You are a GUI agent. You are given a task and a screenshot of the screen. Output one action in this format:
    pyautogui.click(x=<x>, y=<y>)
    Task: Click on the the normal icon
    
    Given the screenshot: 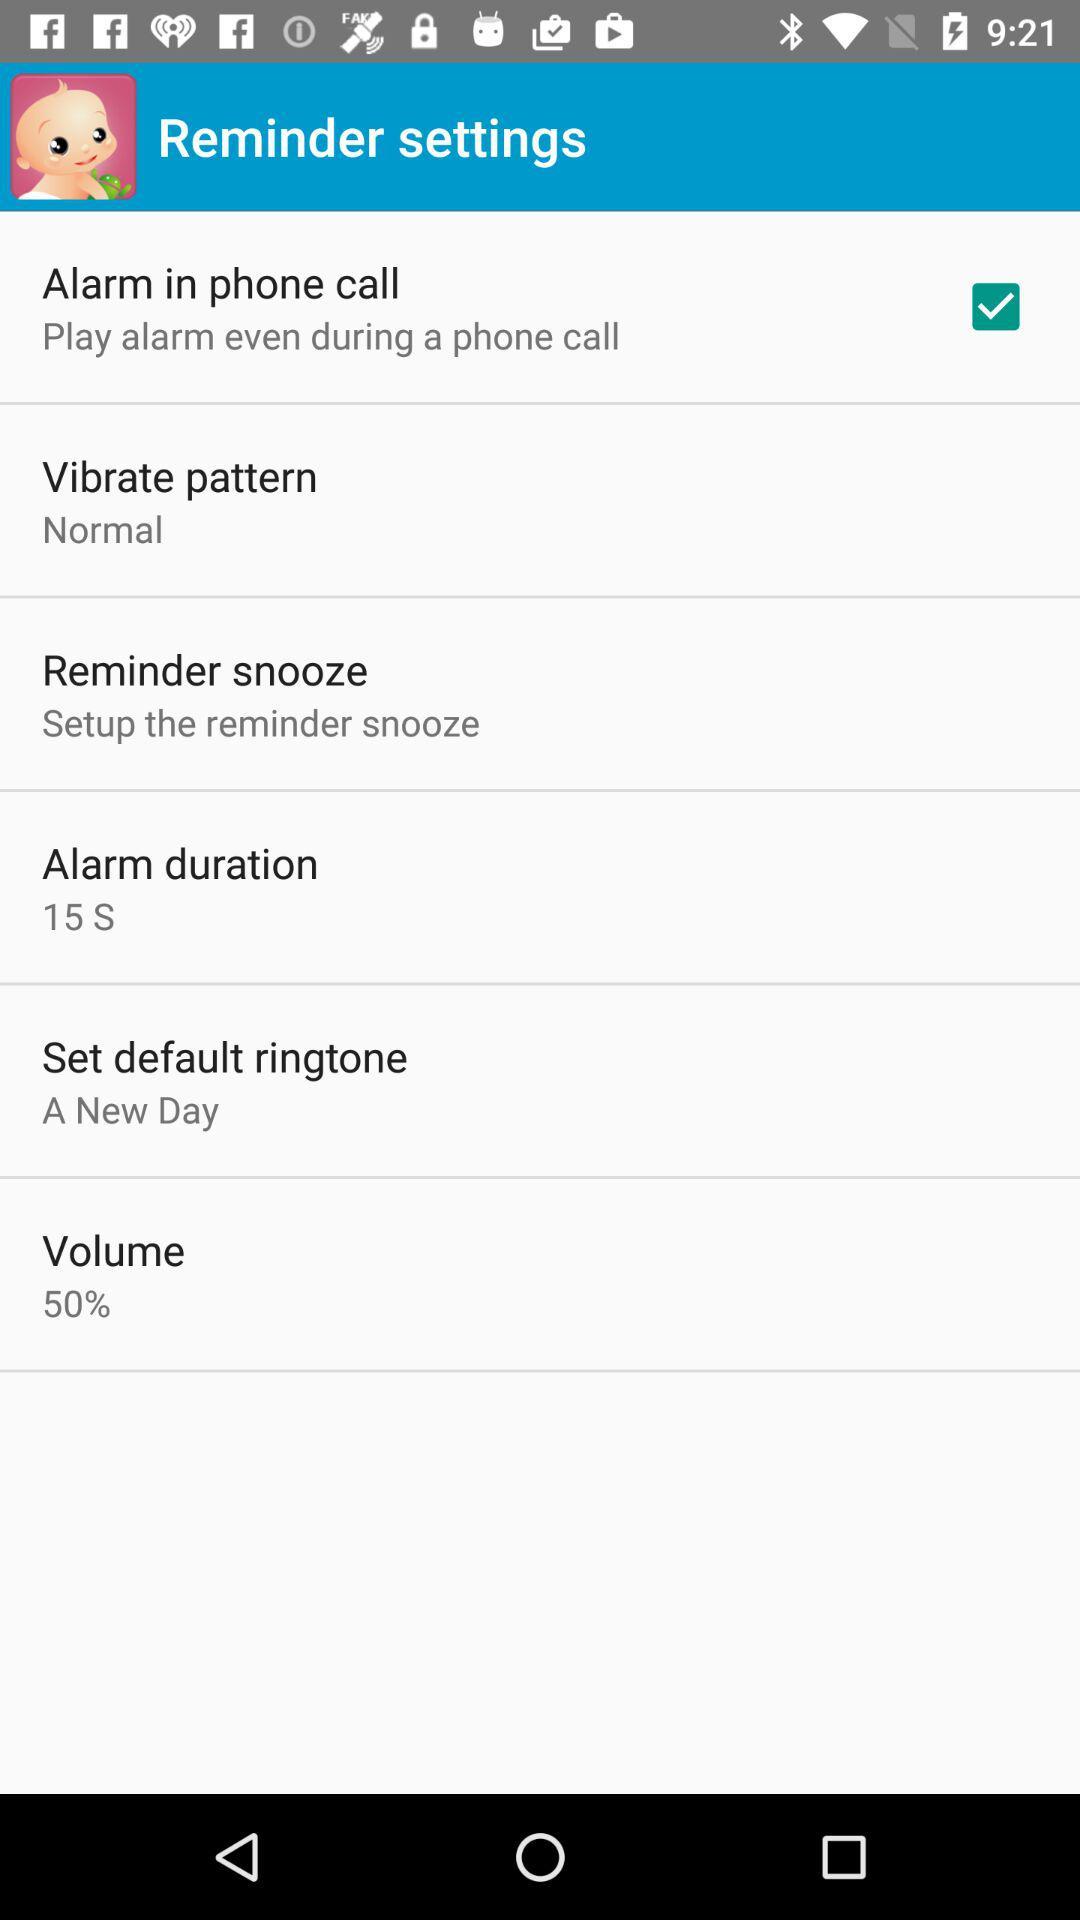 What is the action you would take?
    pyautogui.click(x=102, y=528)
    